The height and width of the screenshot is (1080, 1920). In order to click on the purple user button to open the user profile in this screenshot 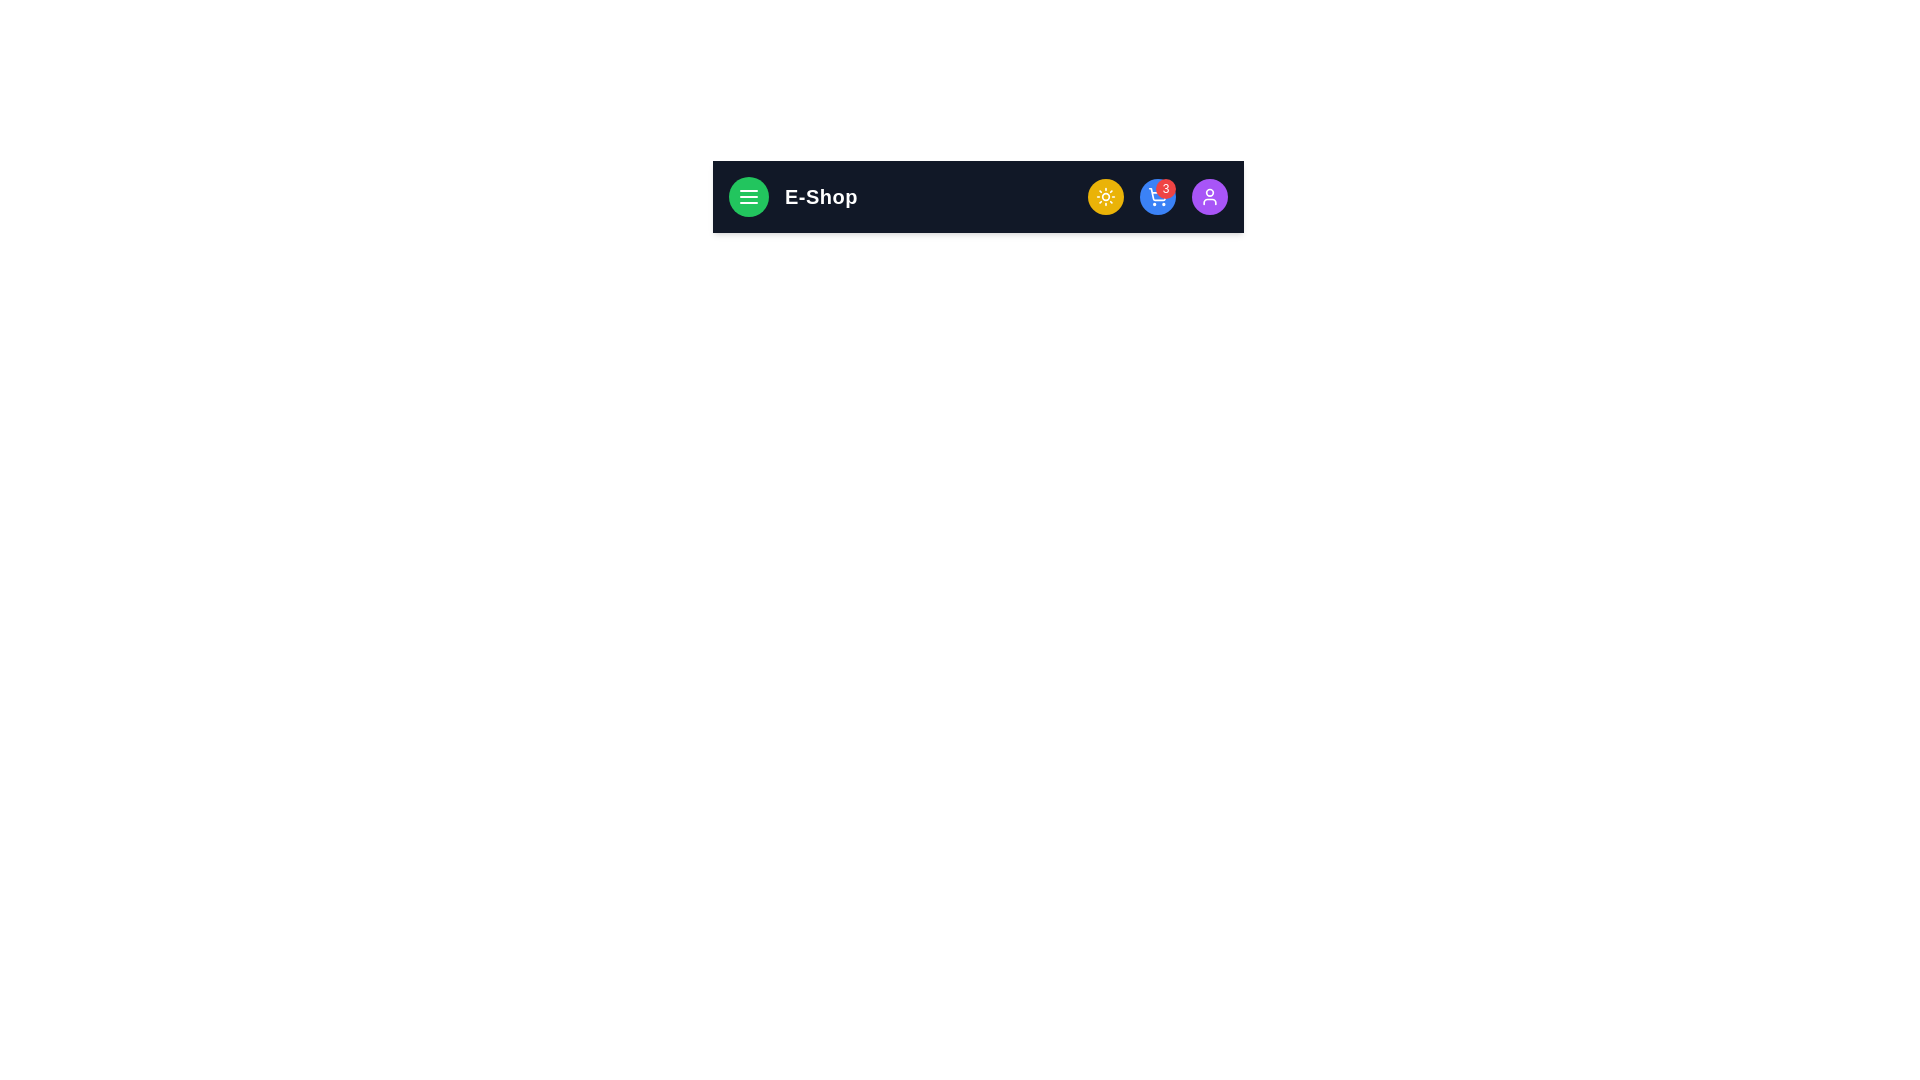, I will do `click(1208, 196)`.